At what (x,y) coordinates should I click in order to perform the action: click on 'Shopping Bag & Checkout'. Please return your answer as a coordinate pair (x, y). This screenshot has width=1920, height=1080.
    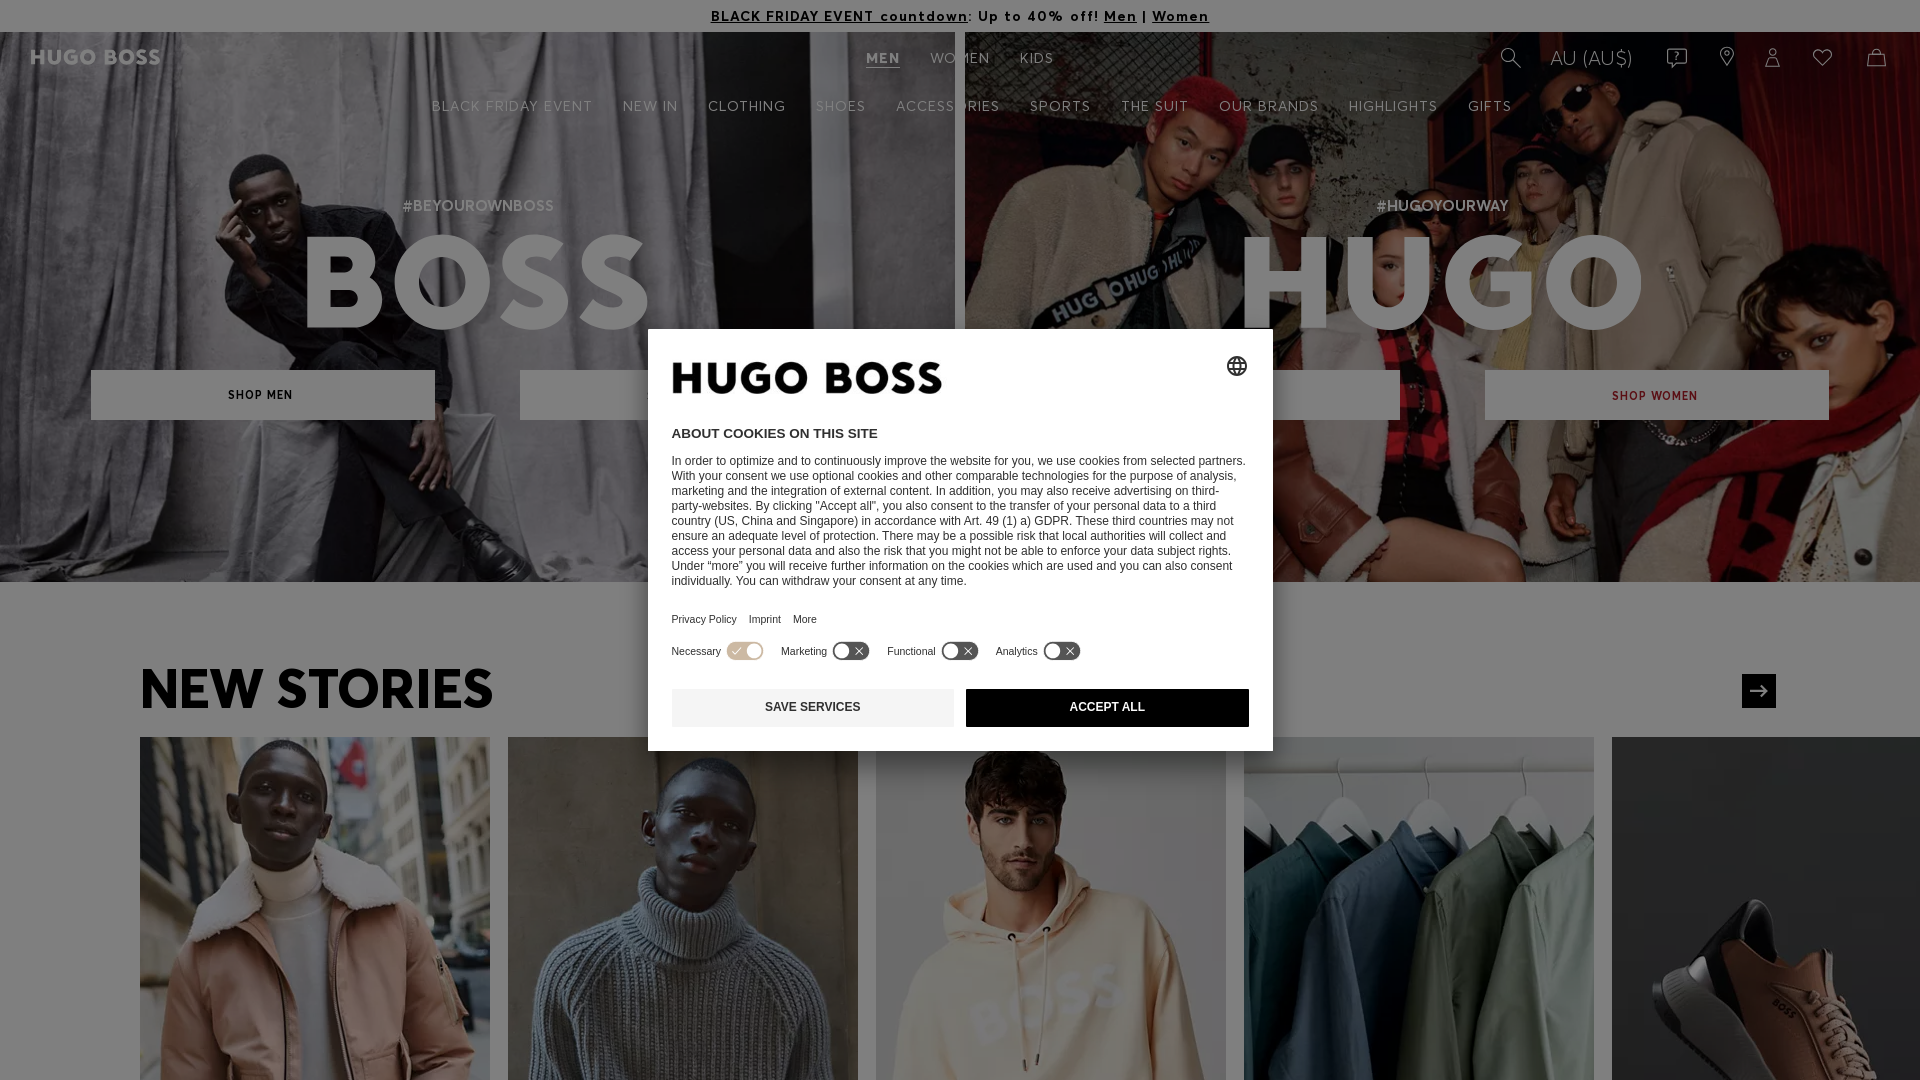
    Looking at the image, I should click on (1871, 57).